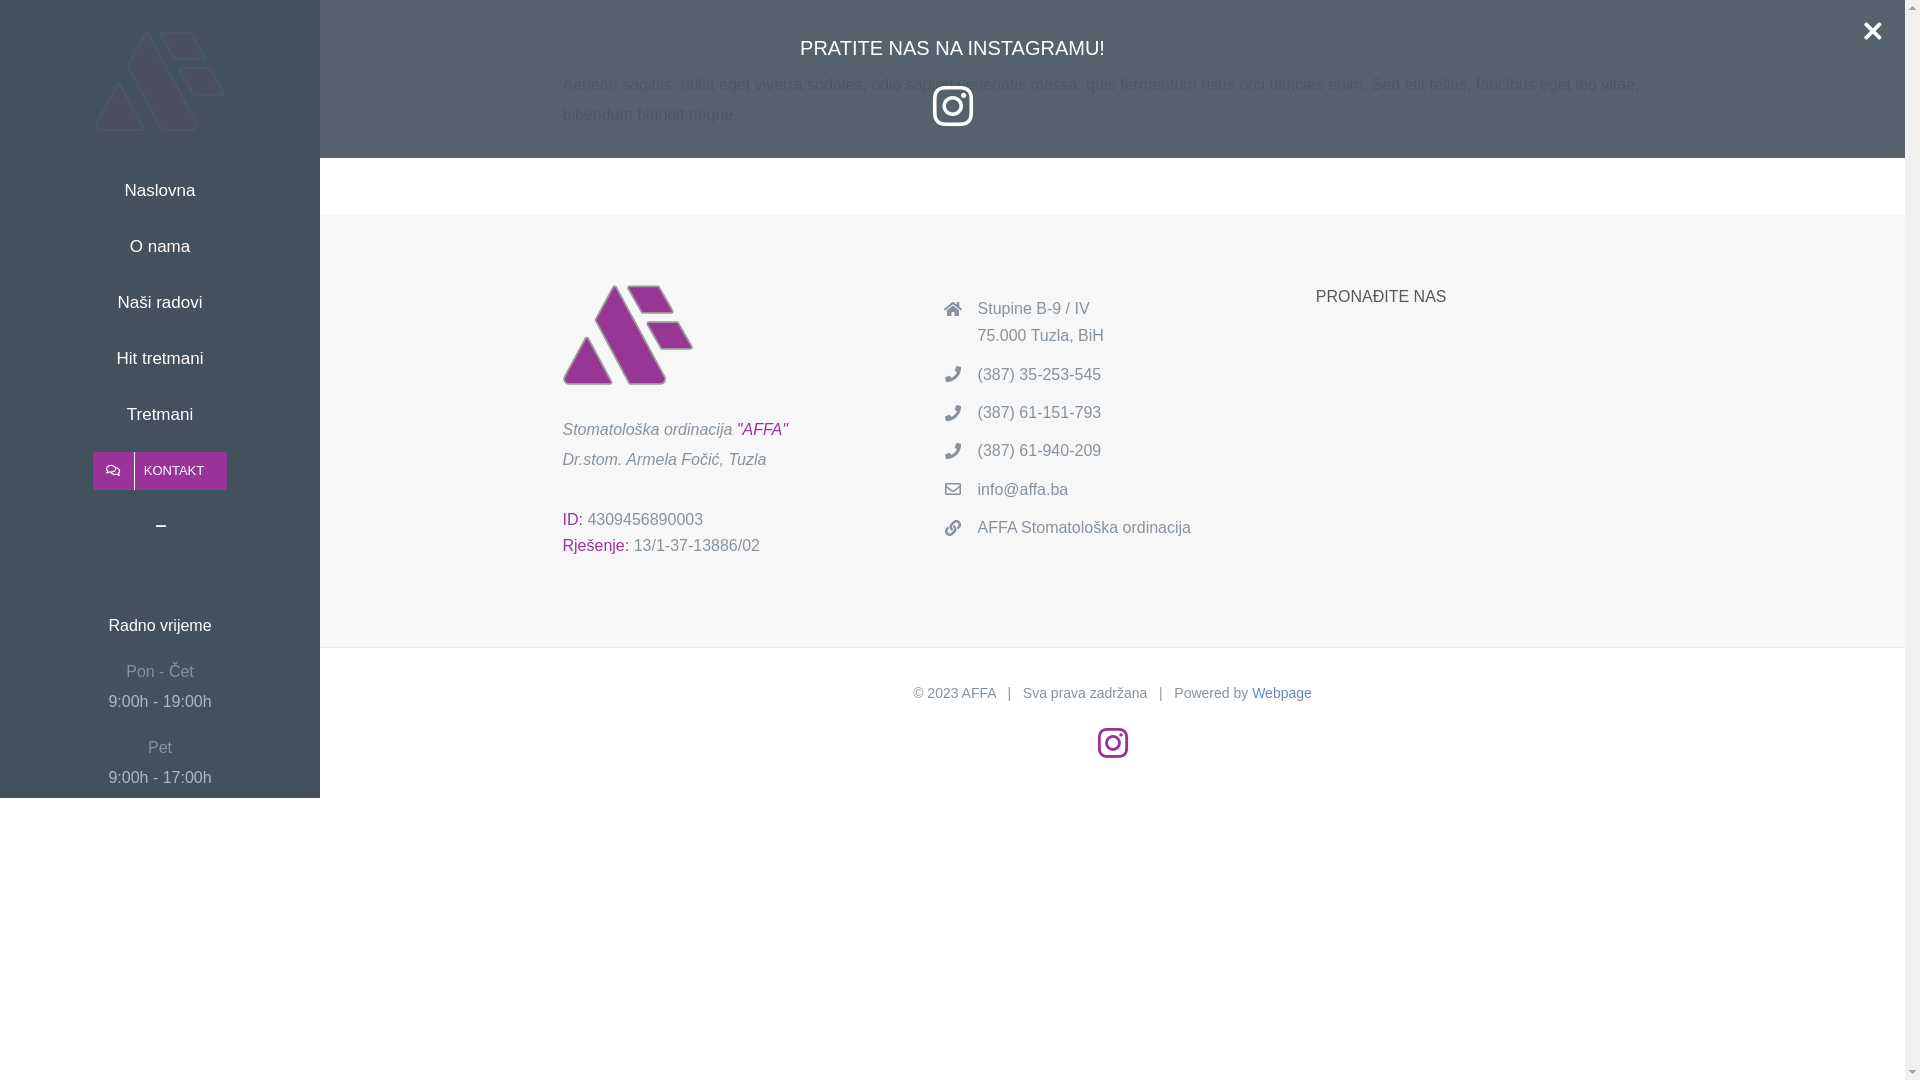 The height and width of the screenshot is (1080, 1920). Describe the element at coordinates (158, 190) in the screenshot. I see `'Naslovna'` at that location.